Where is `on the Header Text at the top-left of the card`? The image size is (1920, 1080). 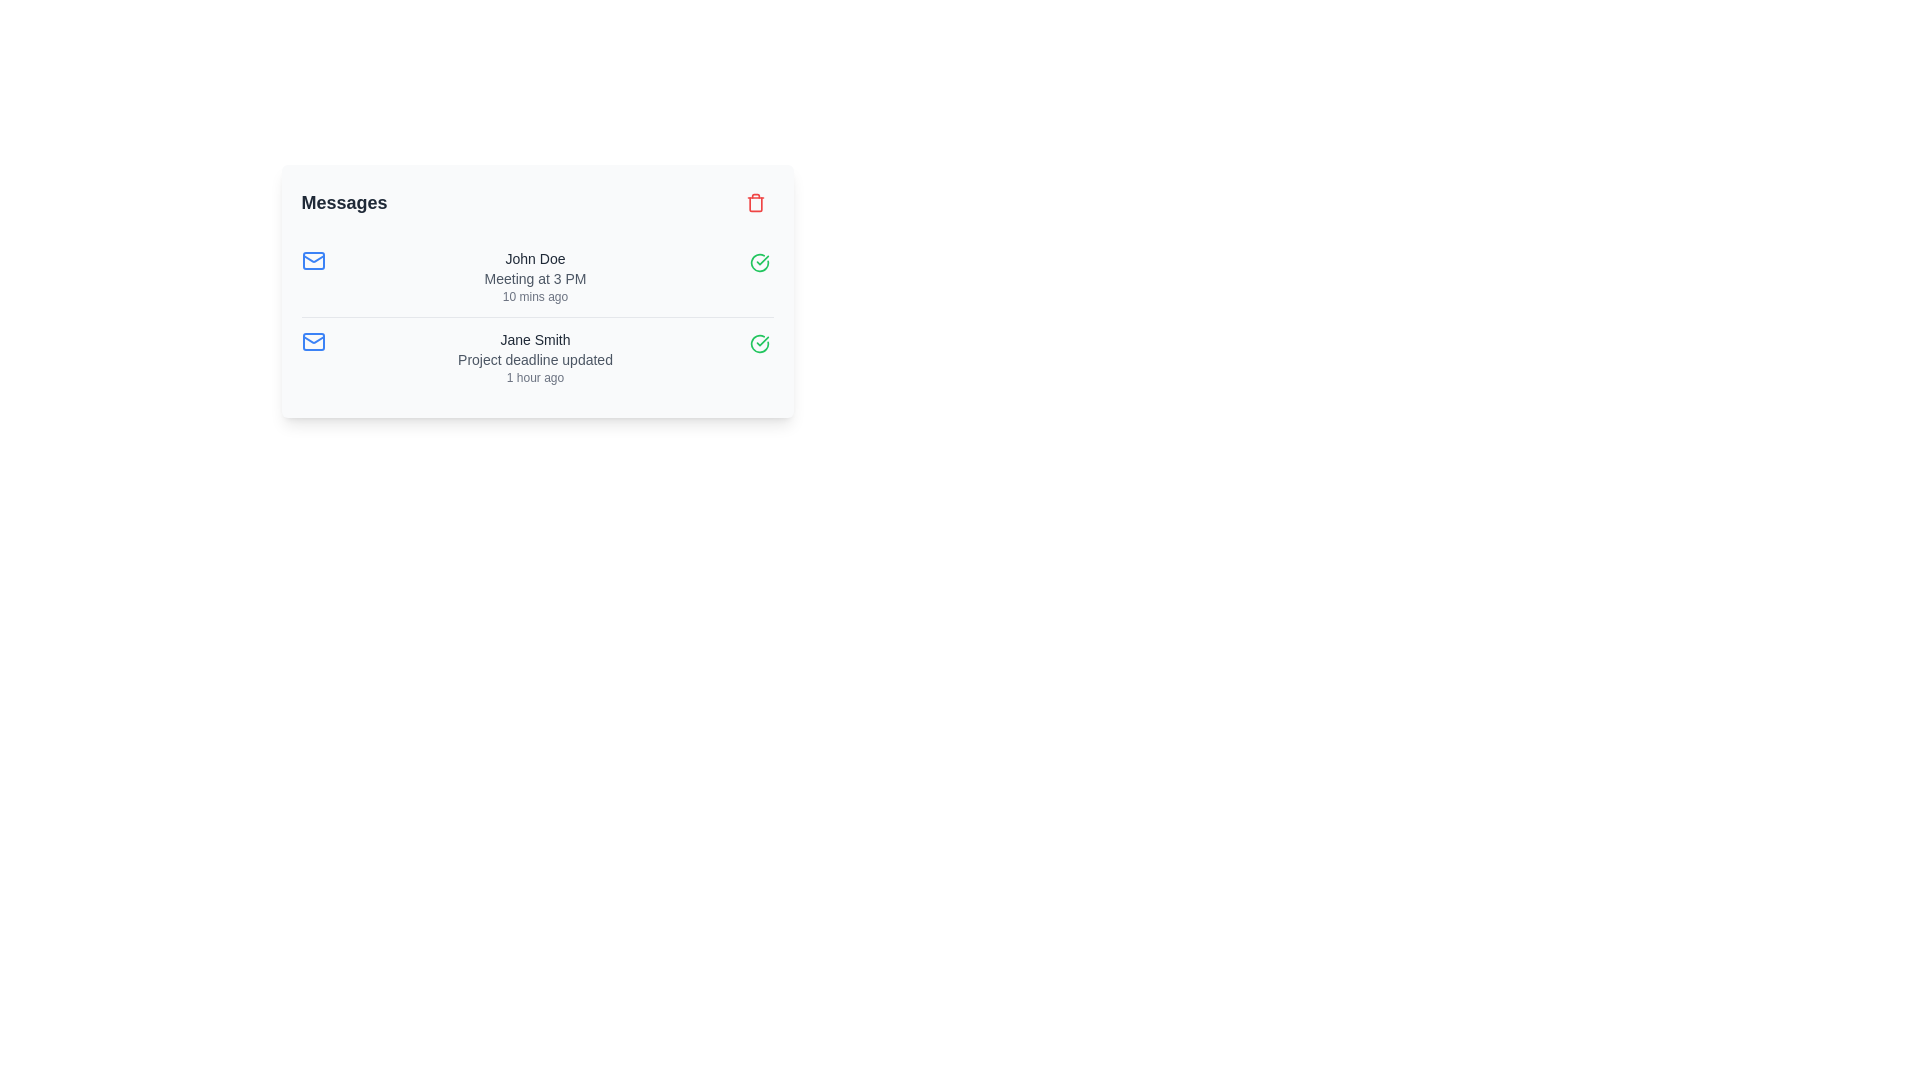 on the Header Text at the top-left of the card is located at coordinates (344, 203).